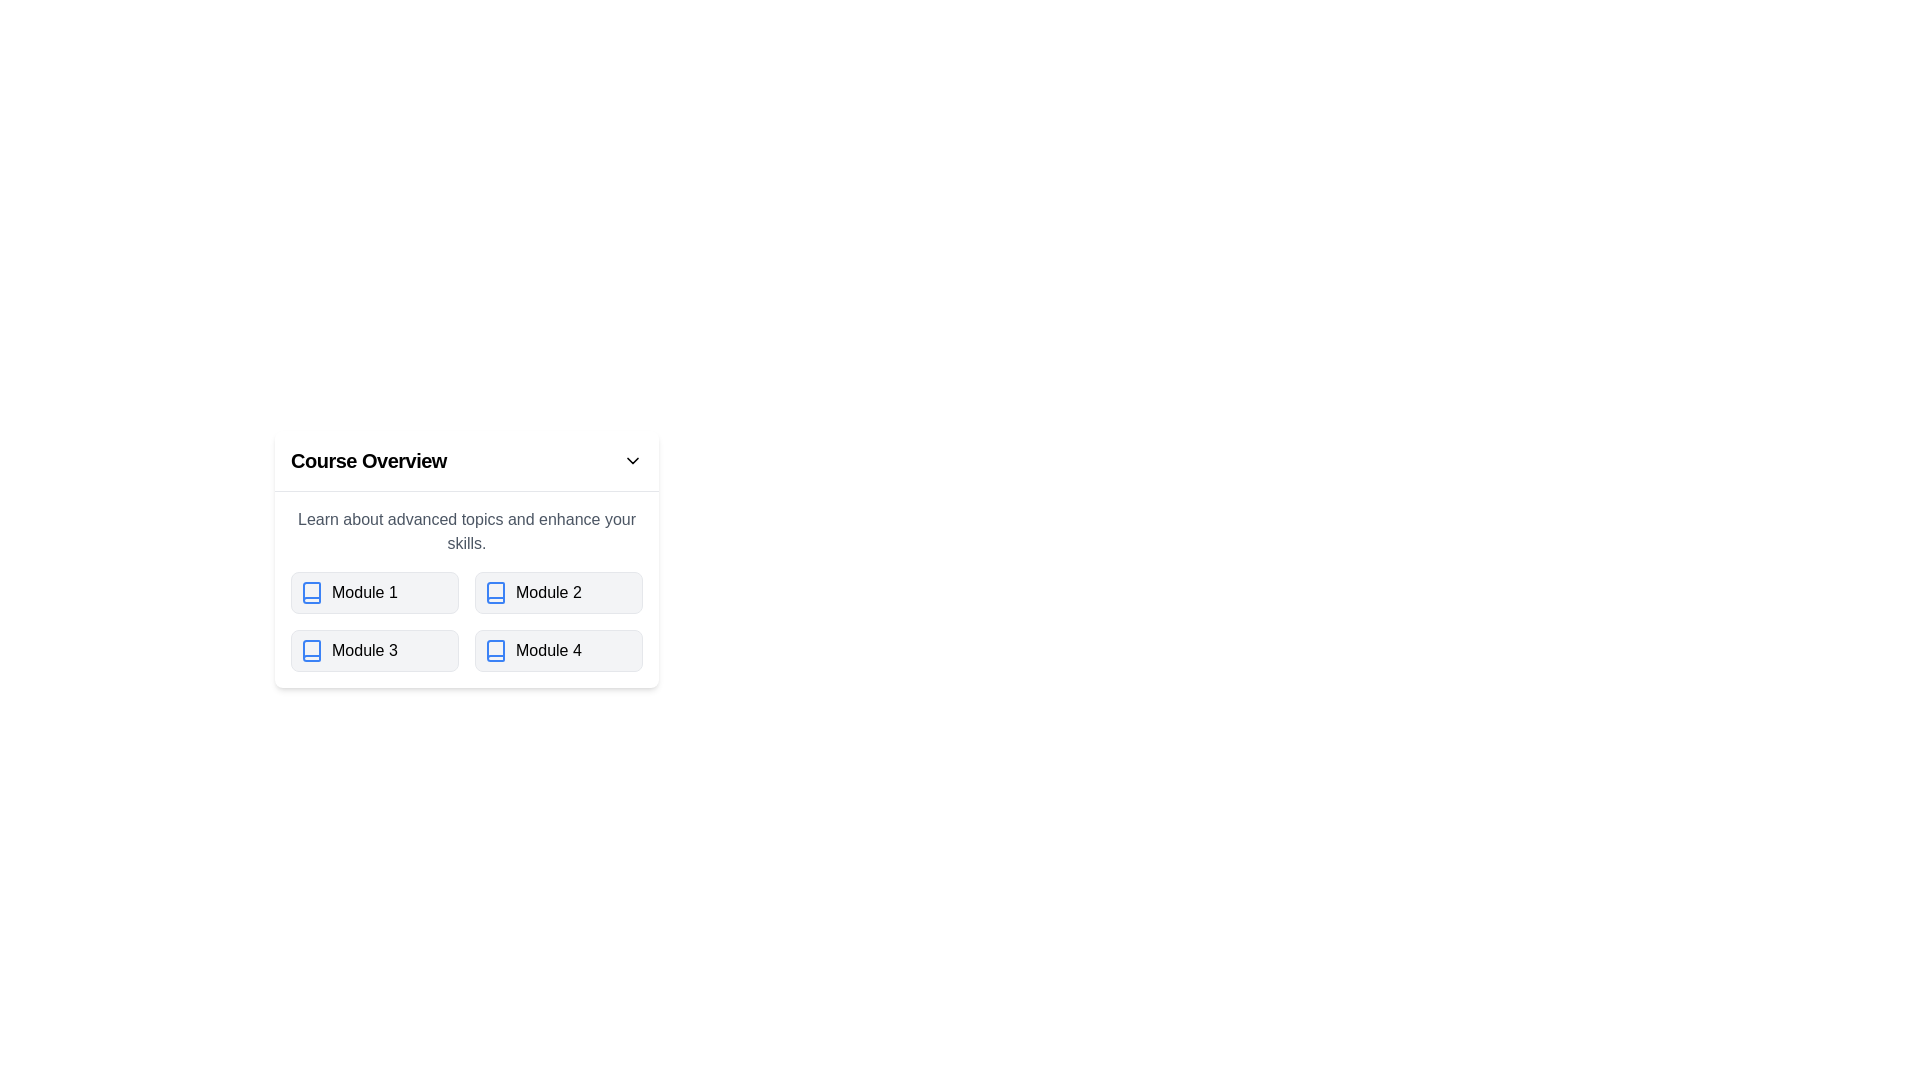  I want to click on the upper text description in the 'Course Overview' section that provides an introduction to the course content, so click(465, 531).